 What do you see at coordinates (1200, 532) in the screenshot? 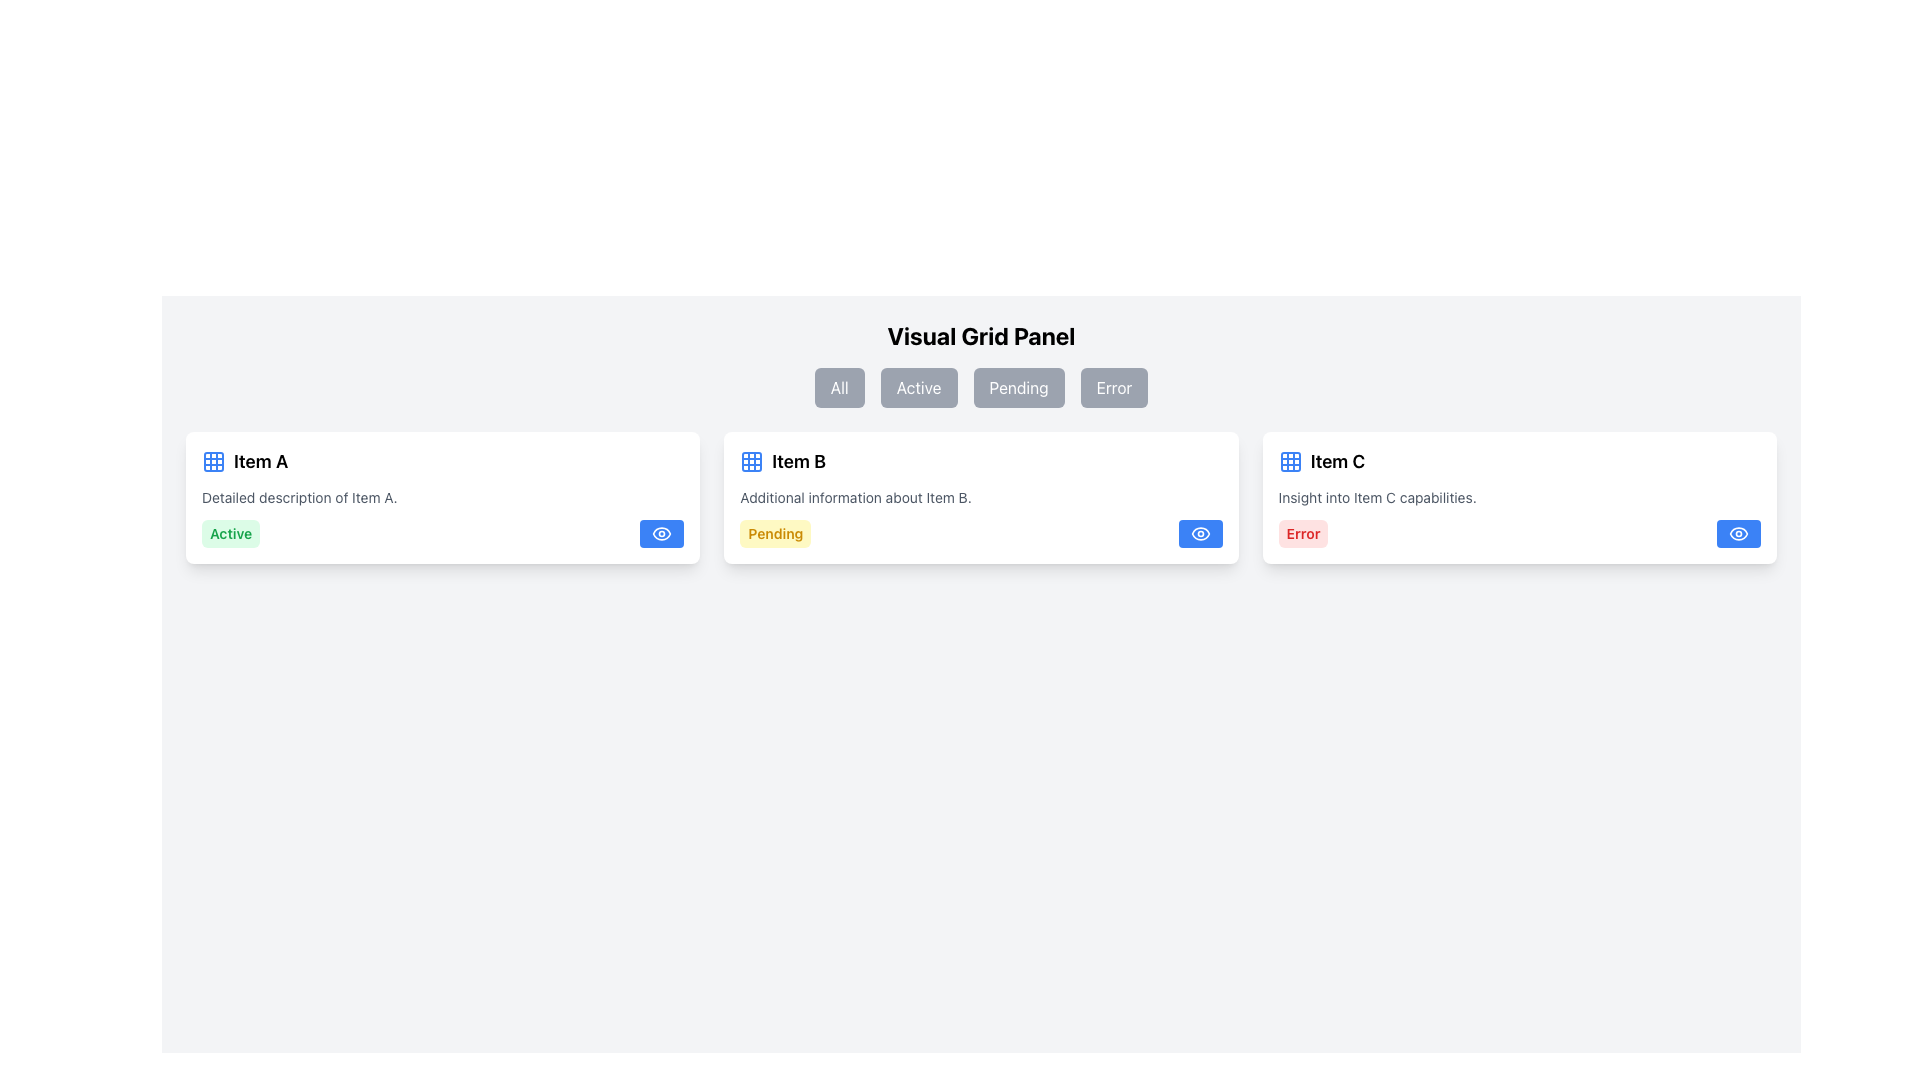
I see `the button located in the bottom-right corner of the card labeled 'Item B' within the 'Pending' status group` at bounding box center [1200, 532].